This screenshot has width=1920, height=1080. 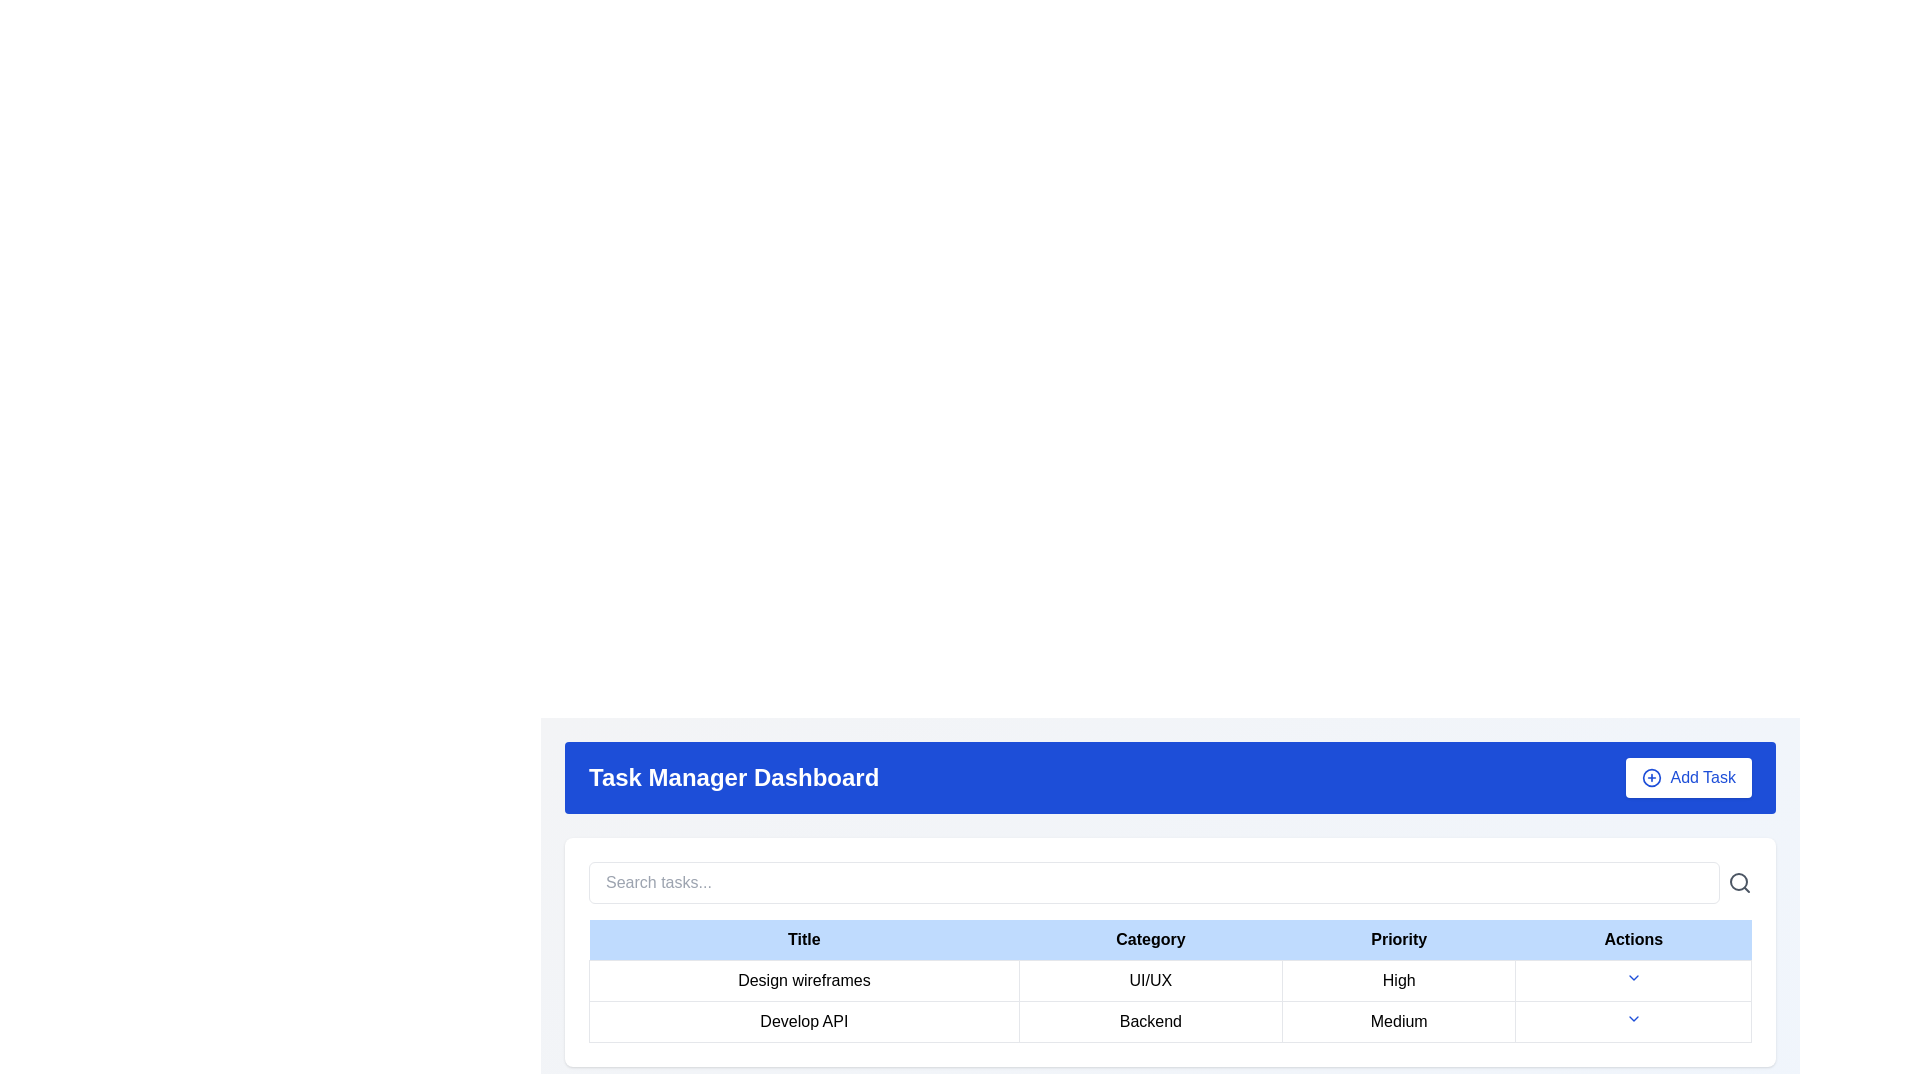 I want to click on the table header cell labeled 'Actions', which is the fourth column in the header row with a light blue background, so click(x=1633, y=940).